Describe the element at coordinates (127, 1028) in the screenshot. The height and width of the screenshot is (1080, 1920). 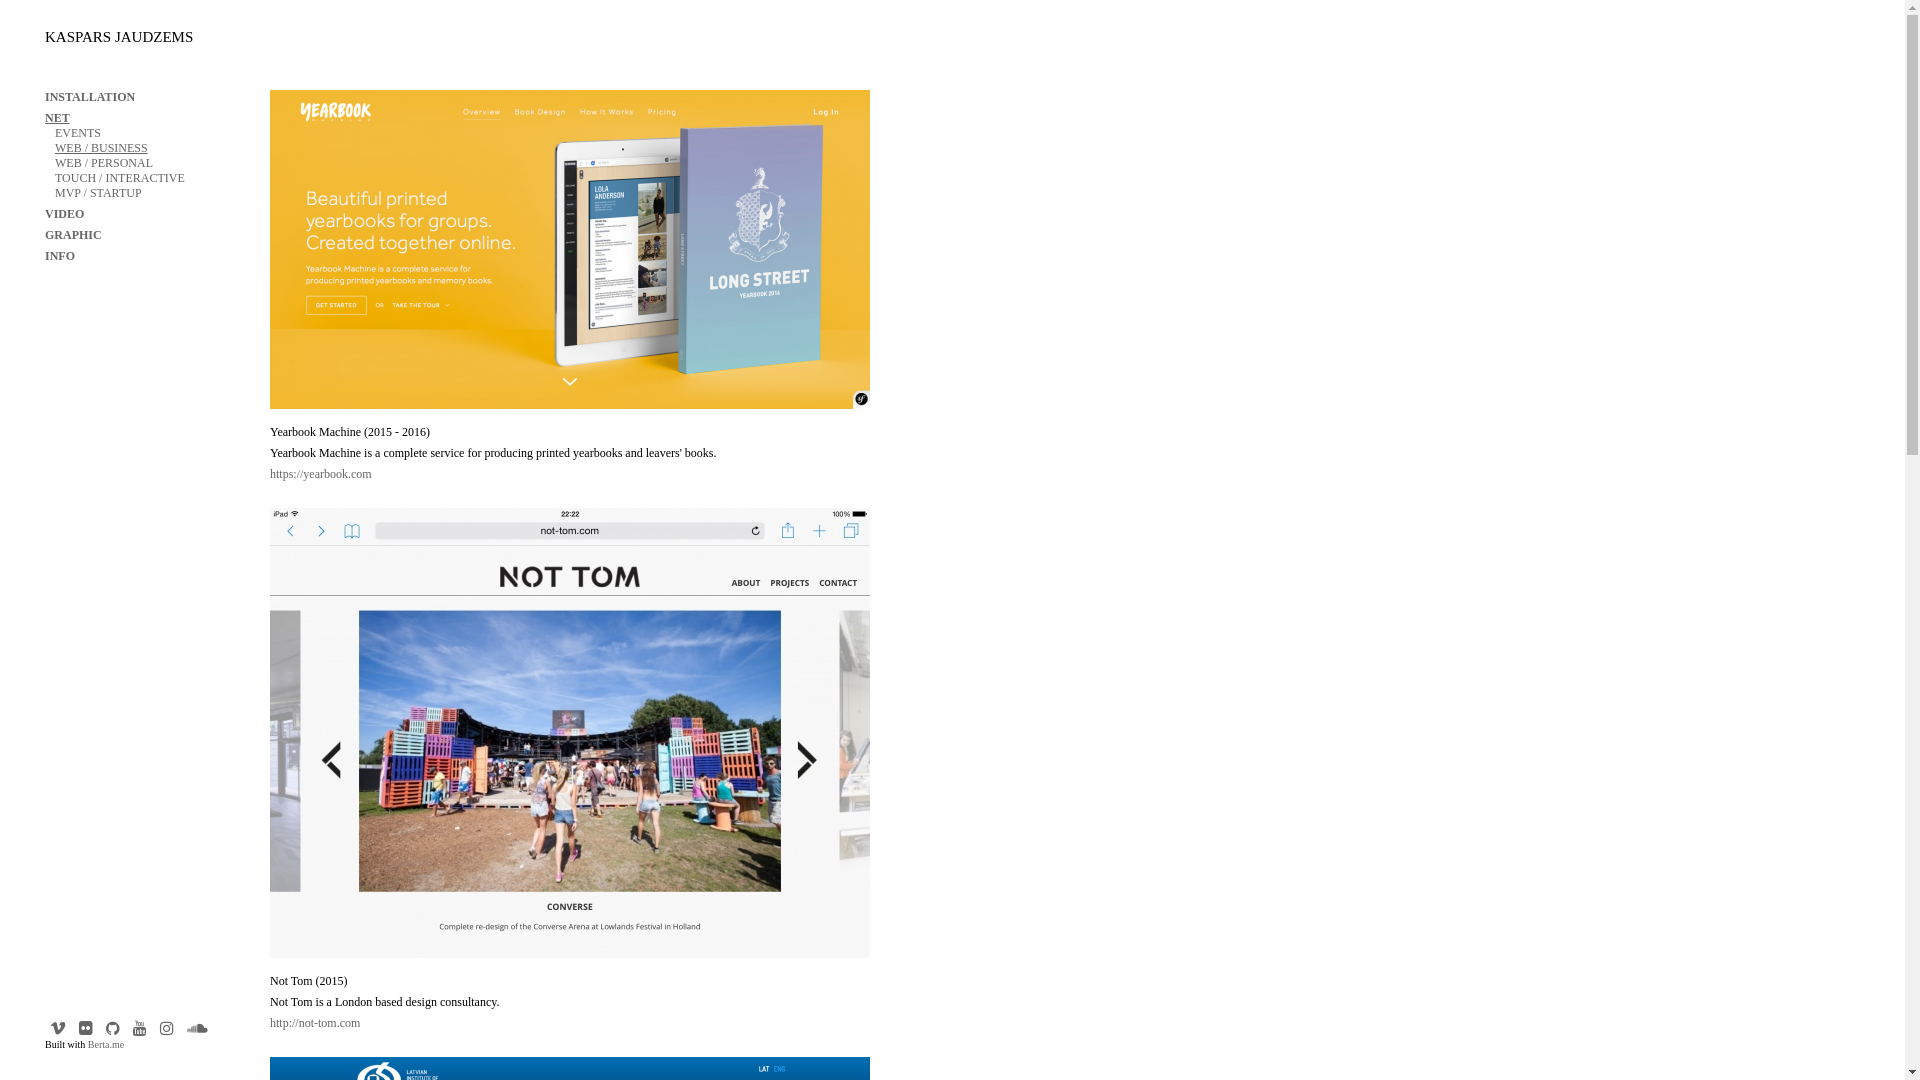
I see `'Youtube'` at that location.